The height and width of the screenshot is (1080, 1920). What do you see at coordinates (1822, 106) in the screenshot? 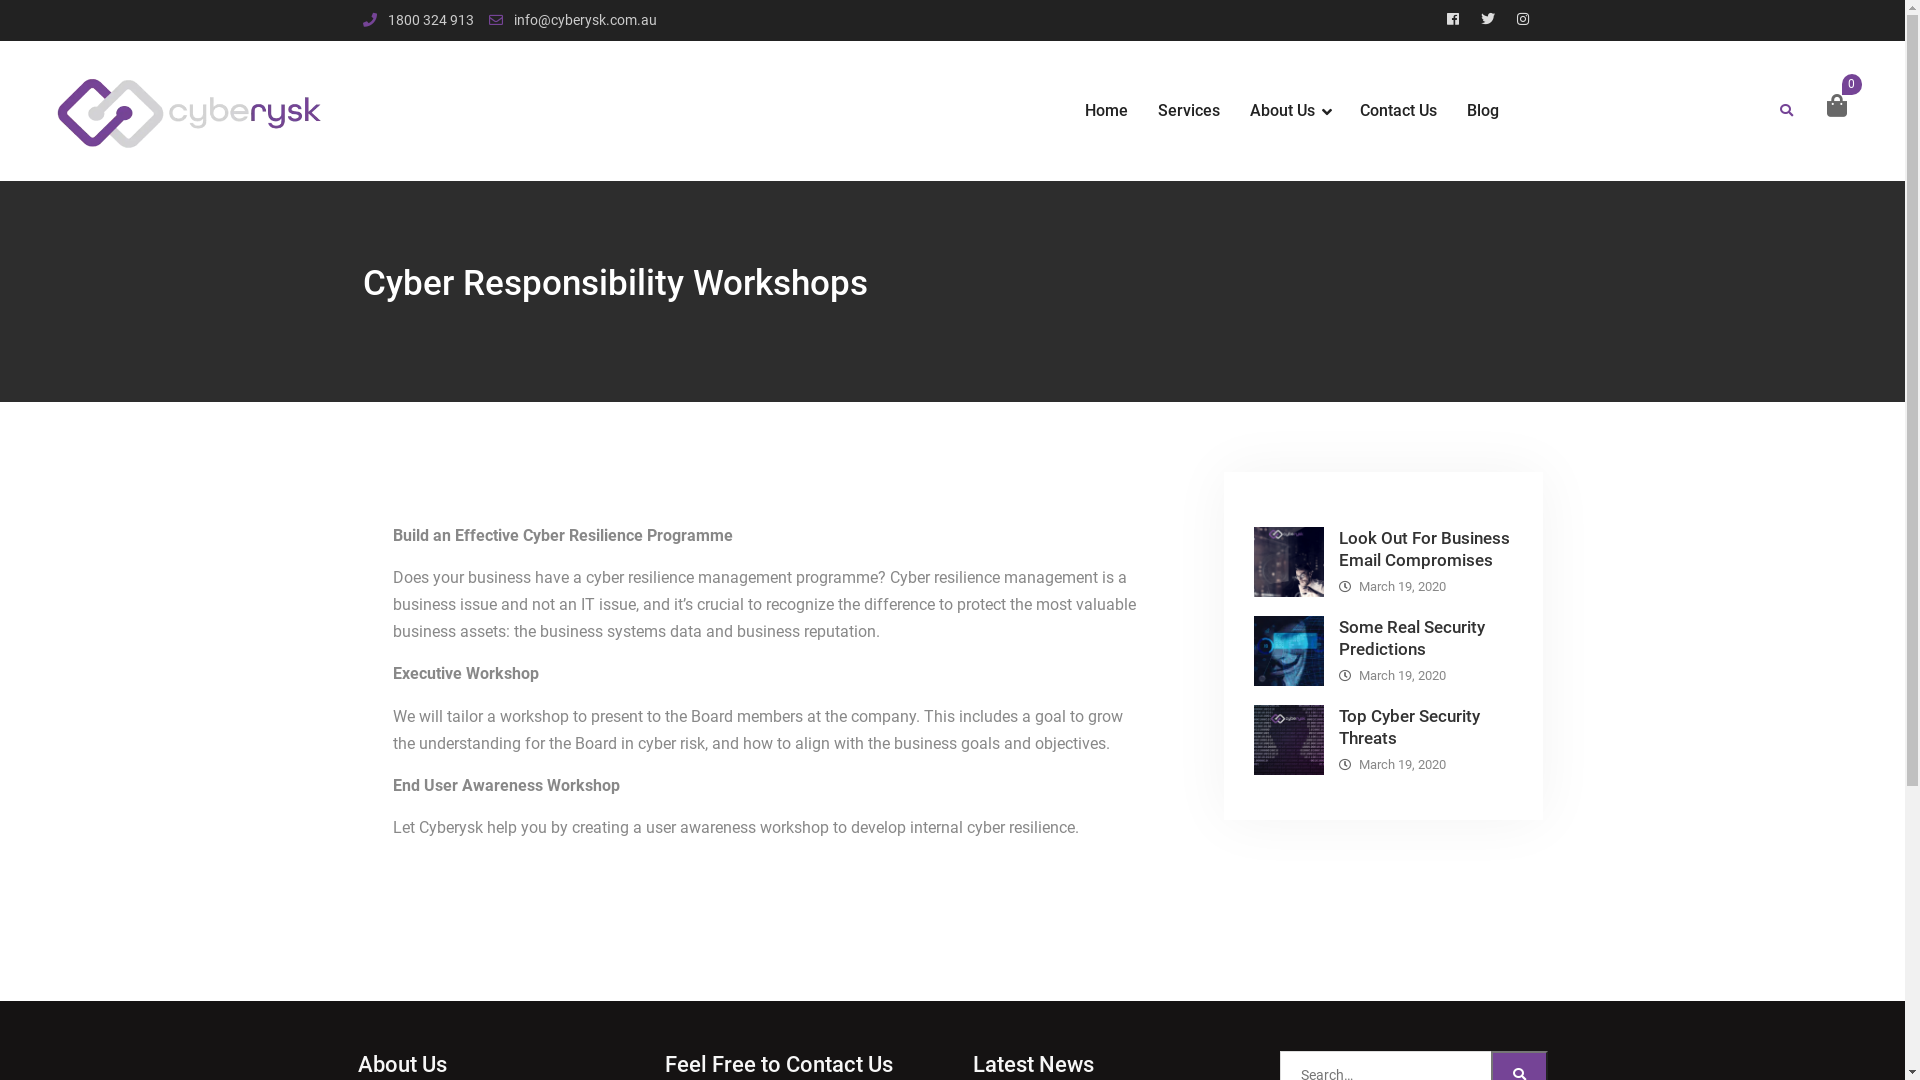
I see `'0'` at bounding box center [1822, 106].